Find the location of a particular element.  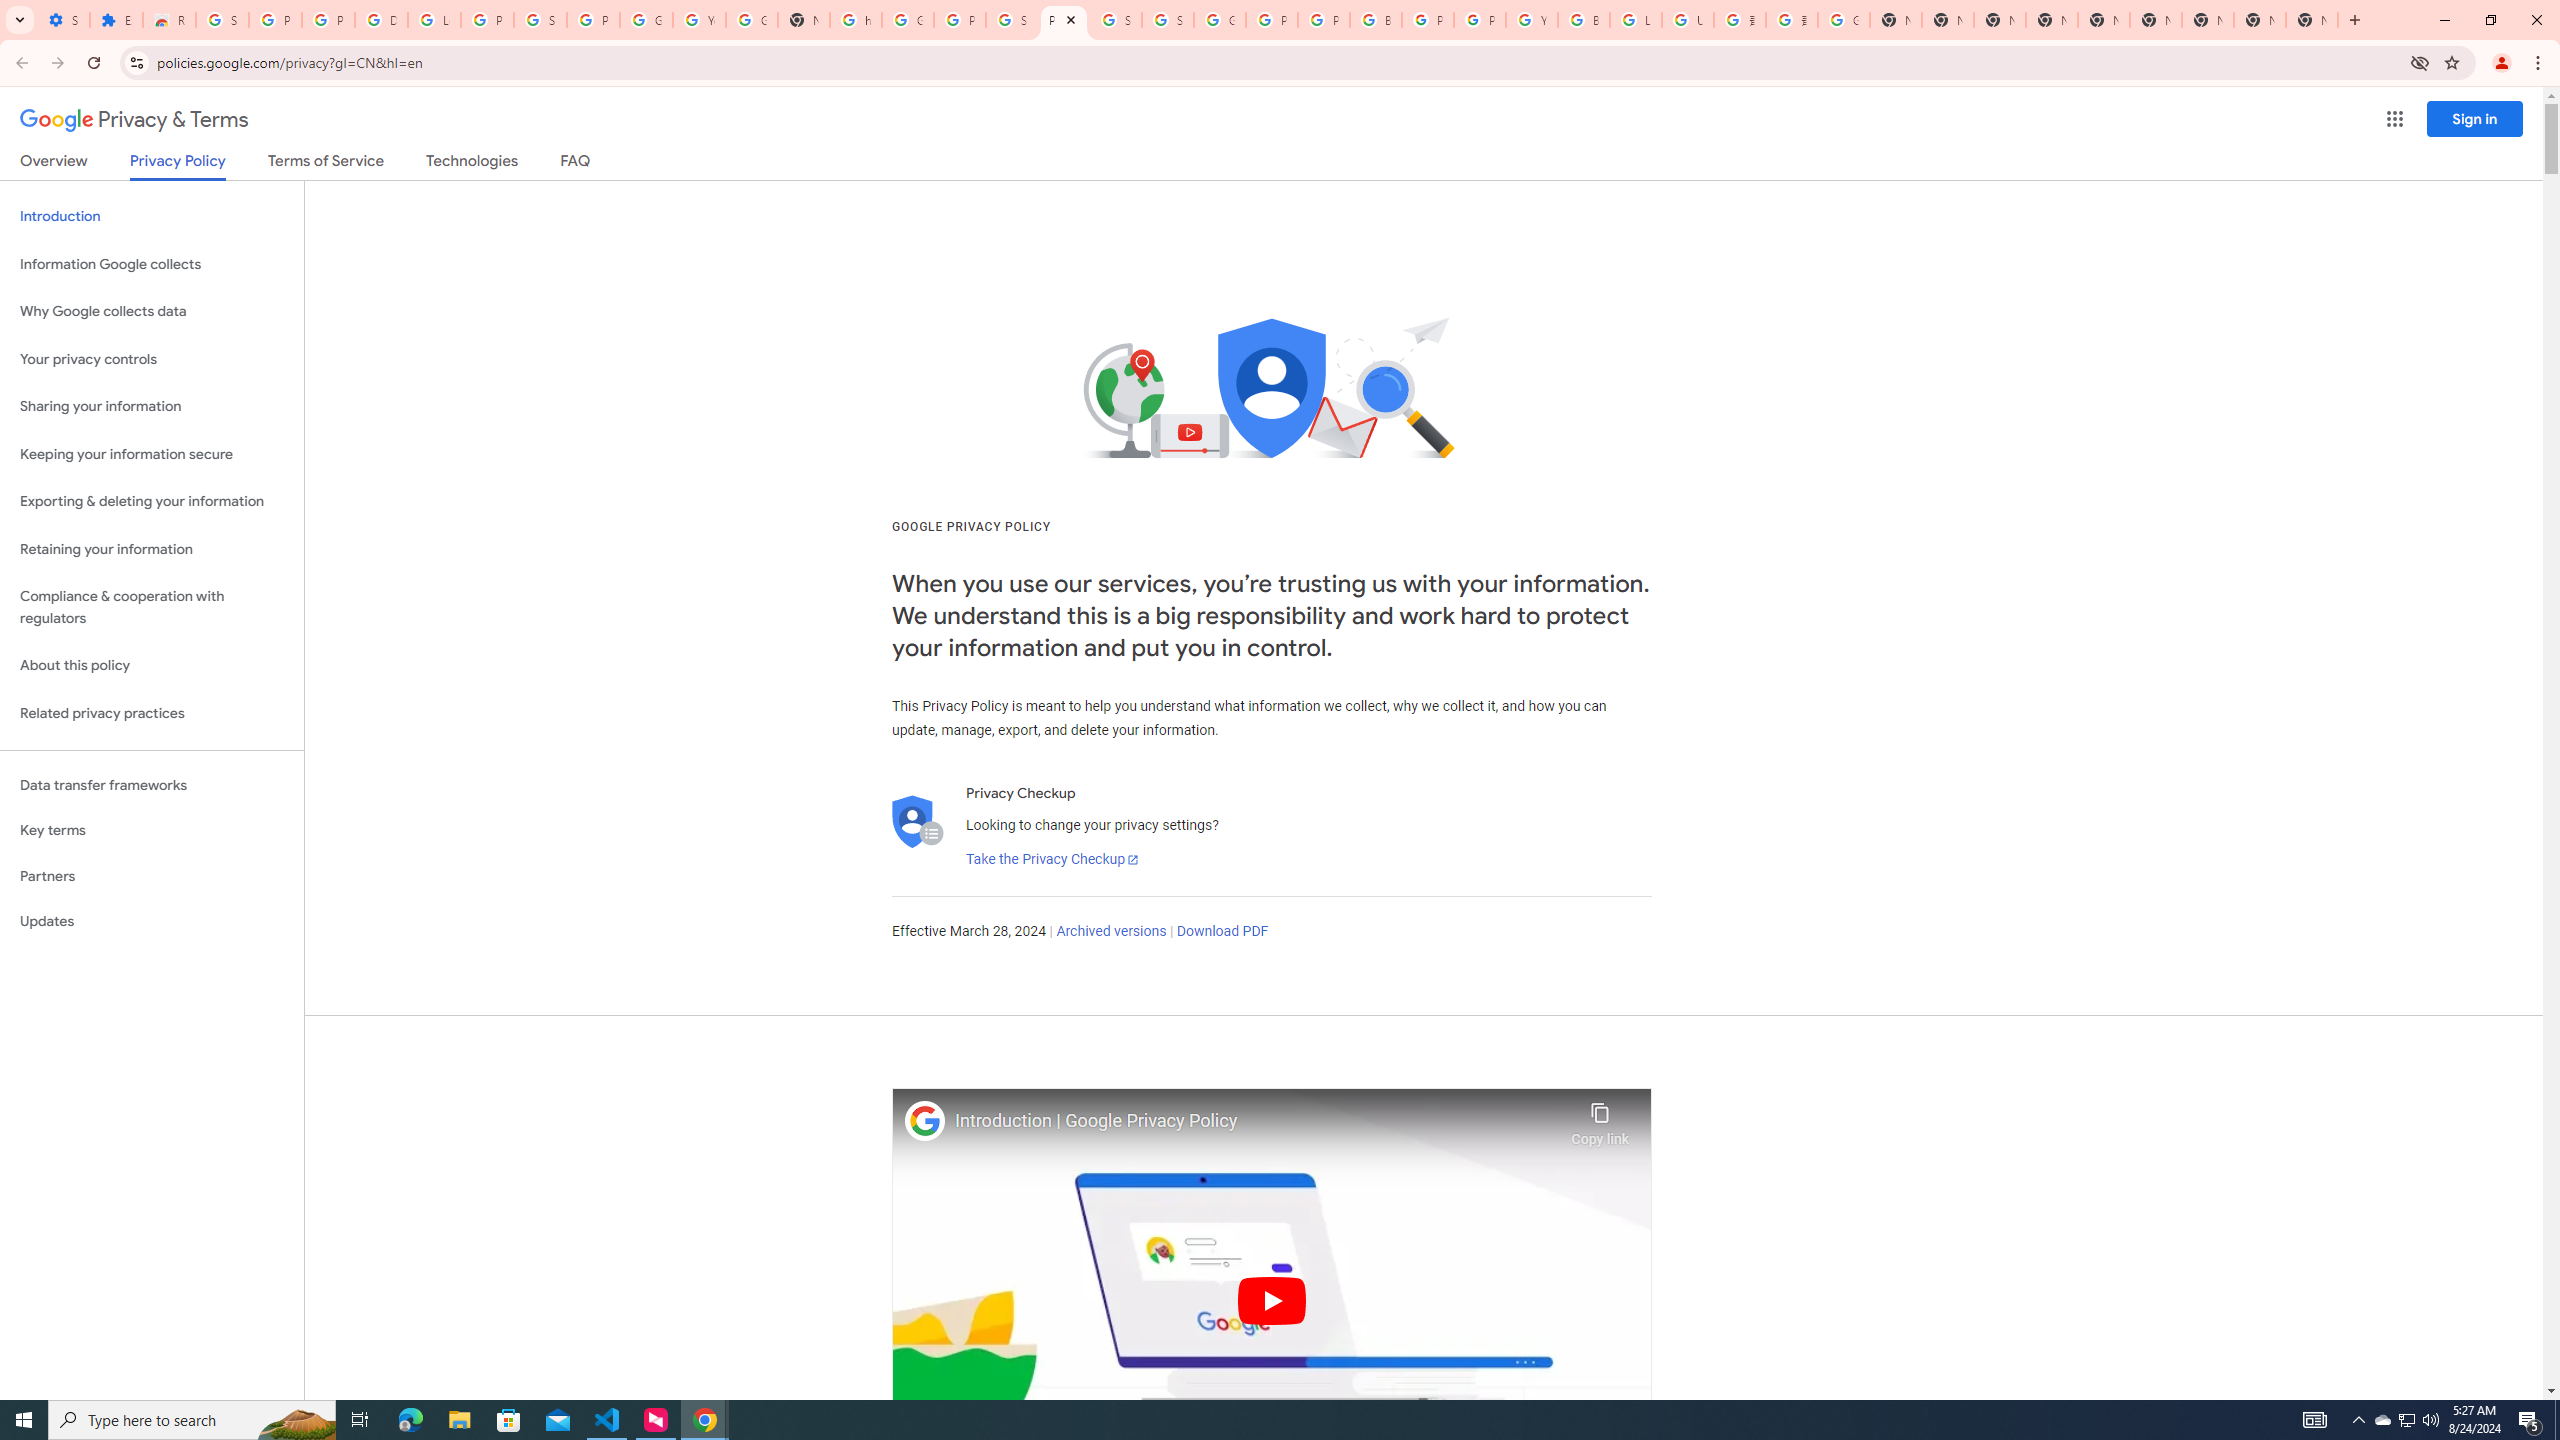

'Delete photos & videos - Computer - Google Photos Help' is located at coordinates (380, 19).